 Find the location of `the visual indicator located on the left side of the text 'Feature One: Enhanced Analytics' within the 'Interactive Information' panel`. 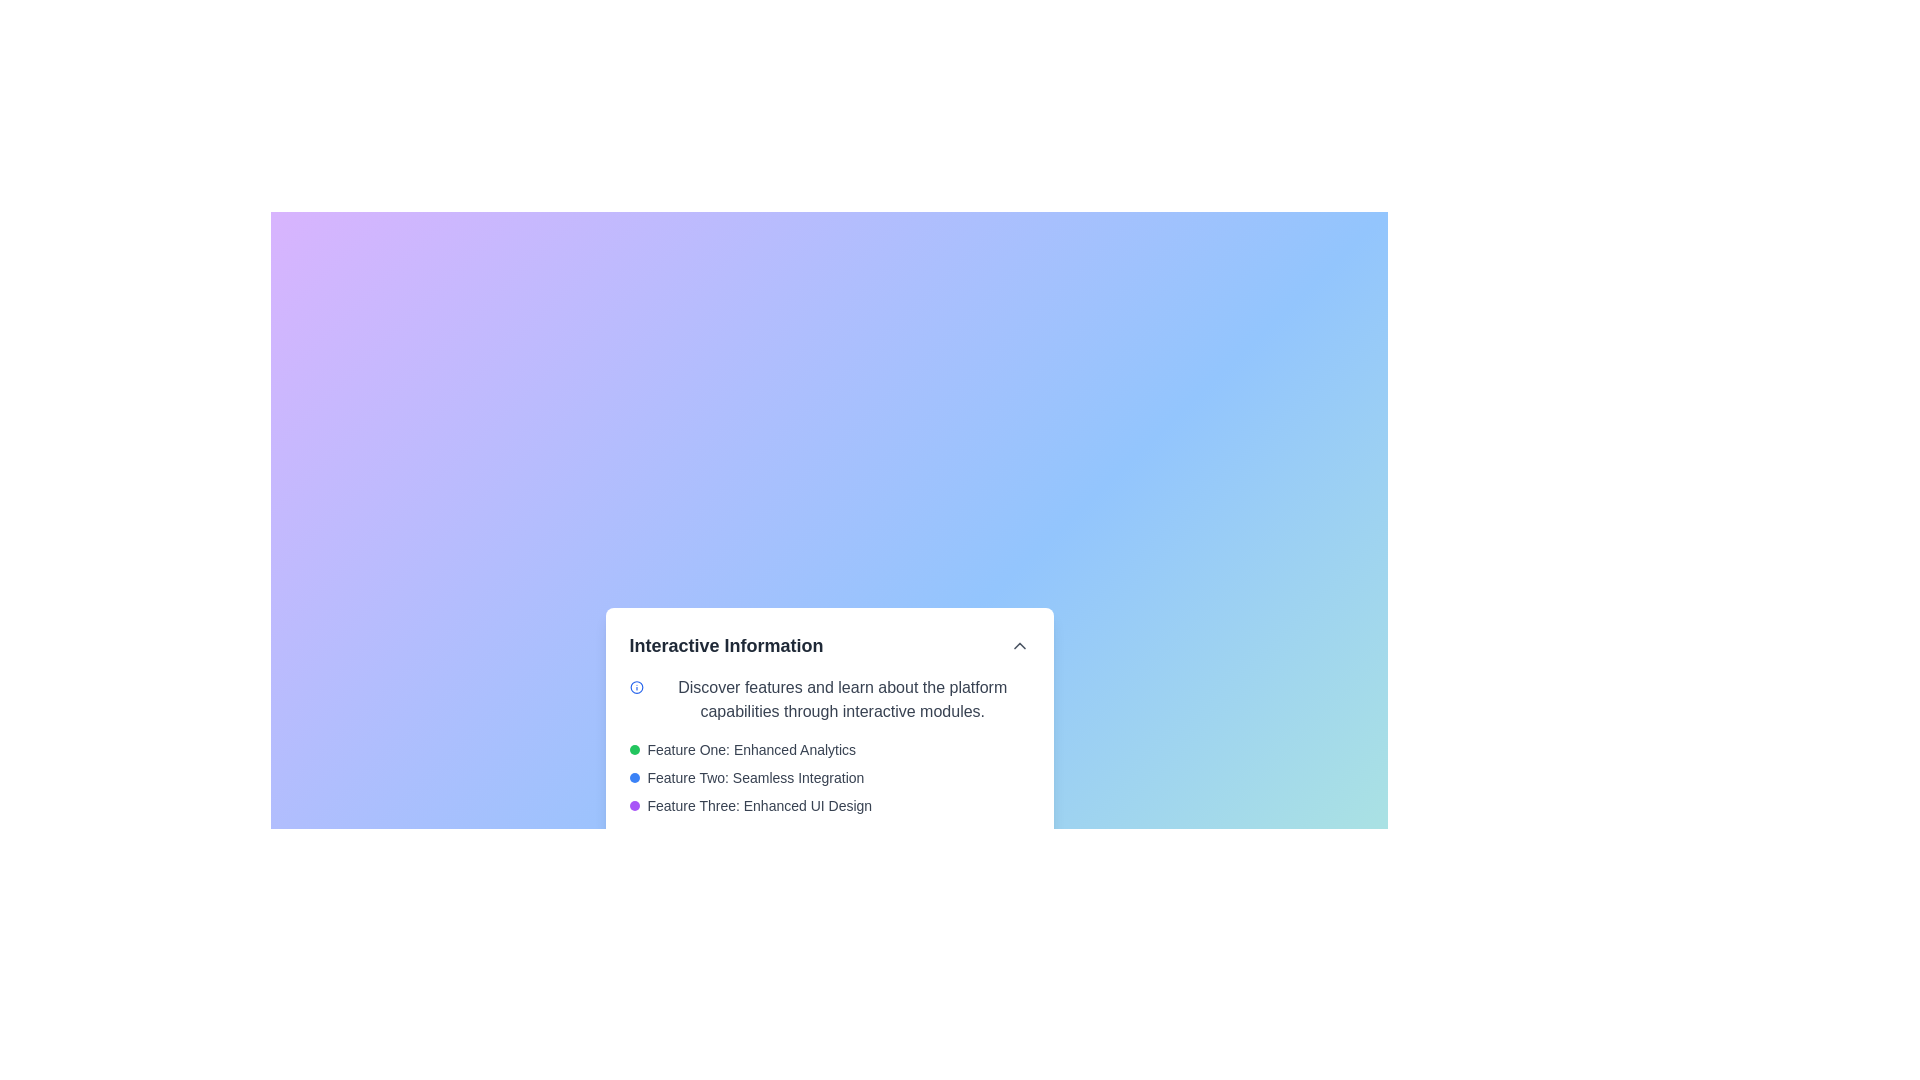

the visual indicator located on the left side of the text 'Feature One: Enhanced Analytics' within the 'Interactive Information' panel is located at coordinates (633, 749).